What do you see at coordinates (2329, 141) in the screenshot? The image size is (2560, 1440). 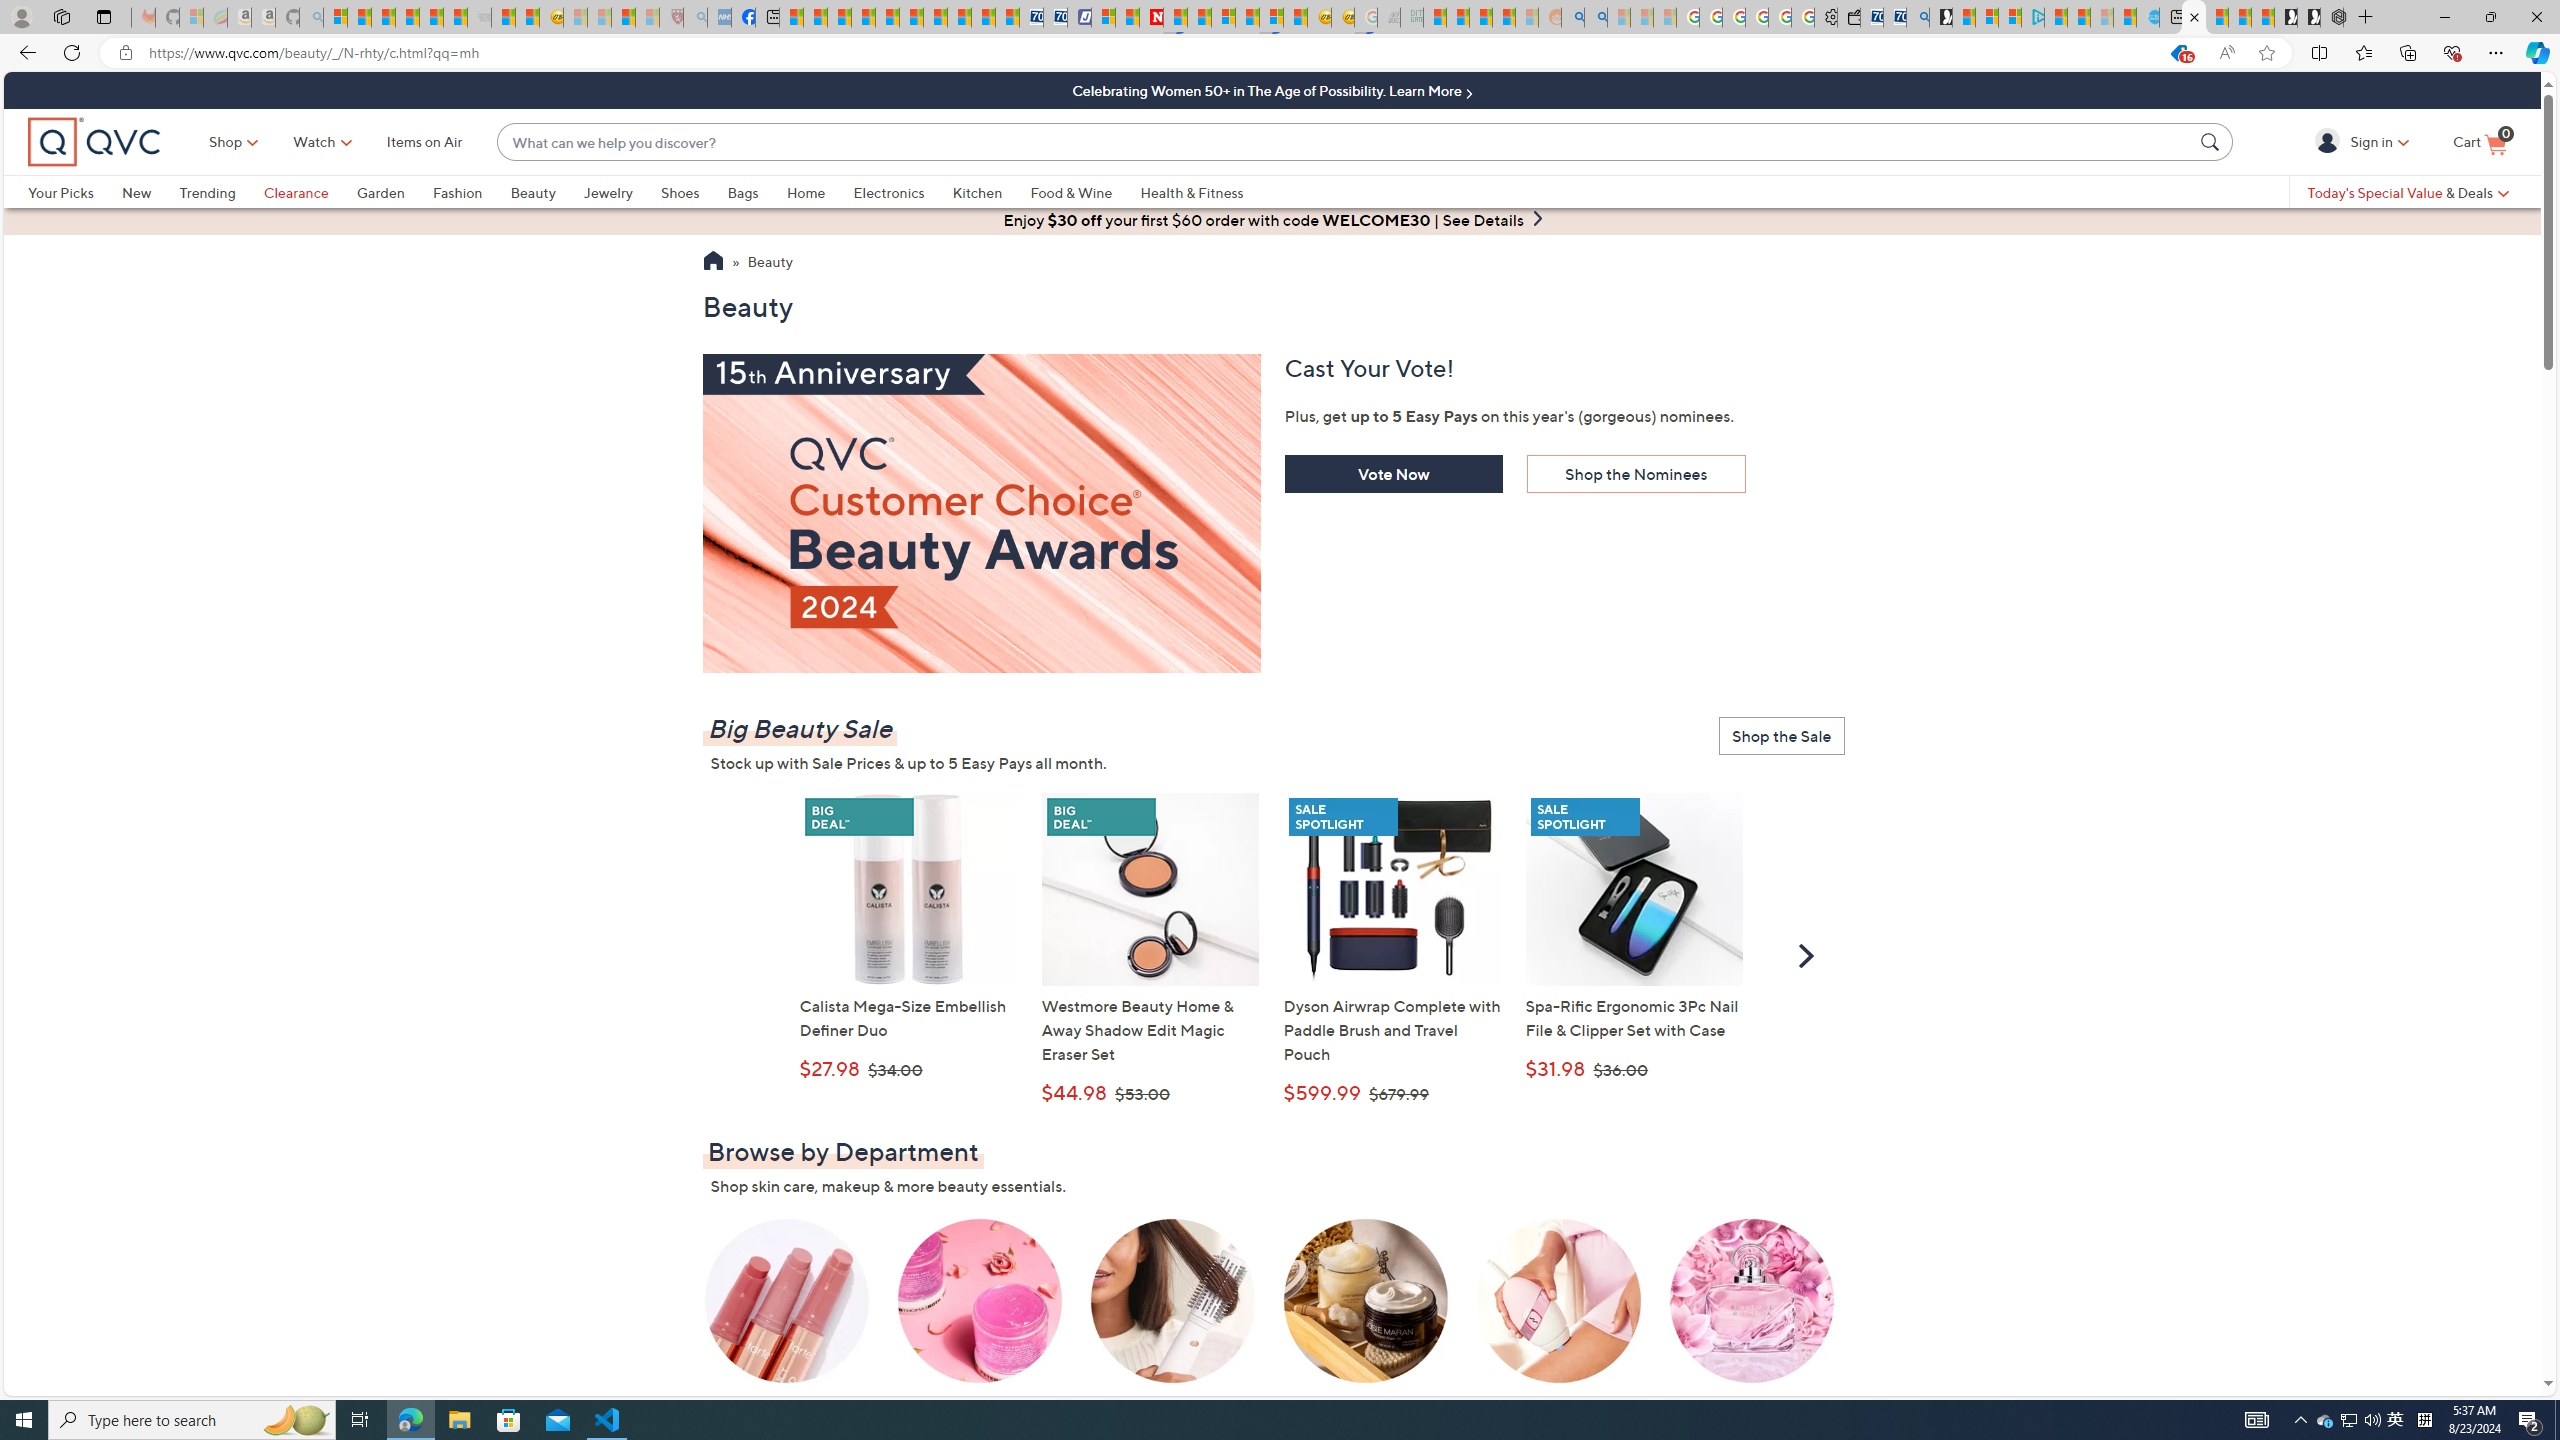 I see `'Sign in'` at bounding box center [2329, 141].